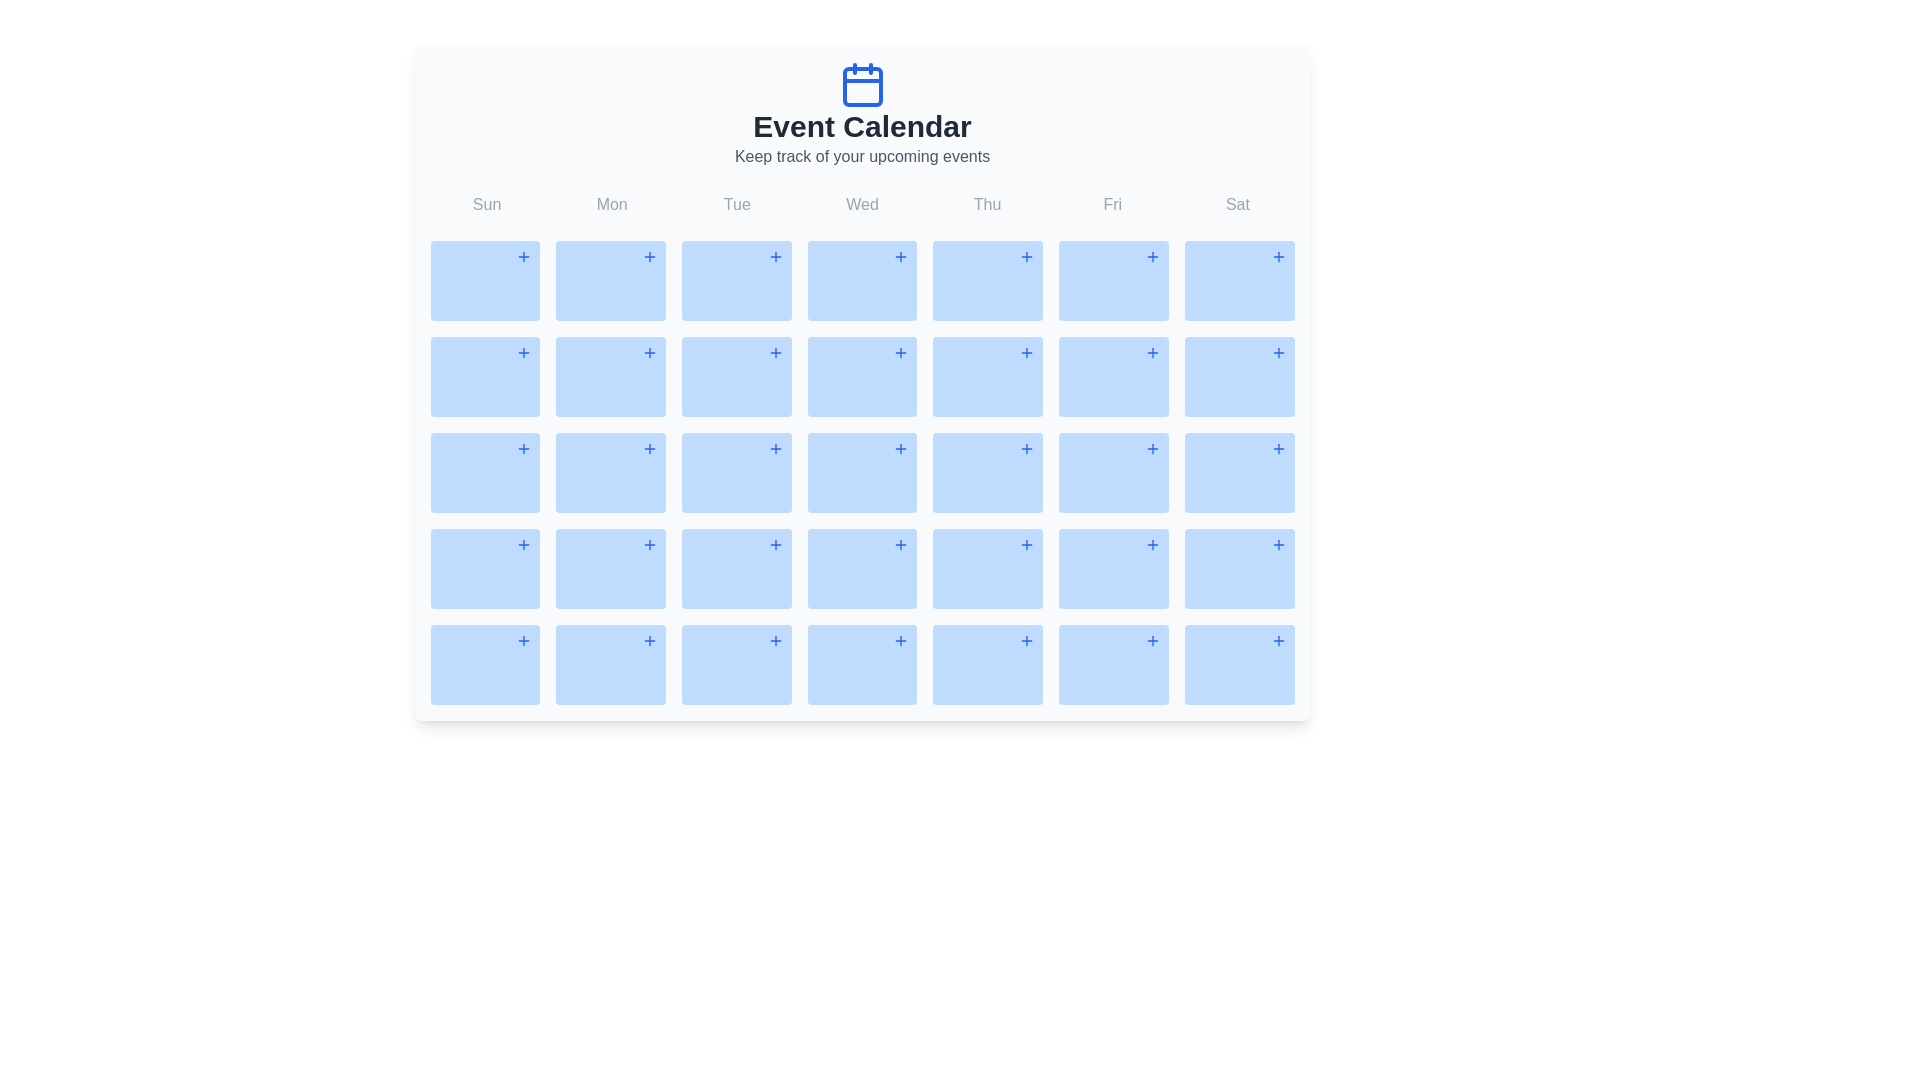 The width and height of the screenshot is (1920, 1080). I want to click on the small, blue, plus-shaped icon located in the top-right corner of the Saturday calendar day cell, so click(1277, 256).